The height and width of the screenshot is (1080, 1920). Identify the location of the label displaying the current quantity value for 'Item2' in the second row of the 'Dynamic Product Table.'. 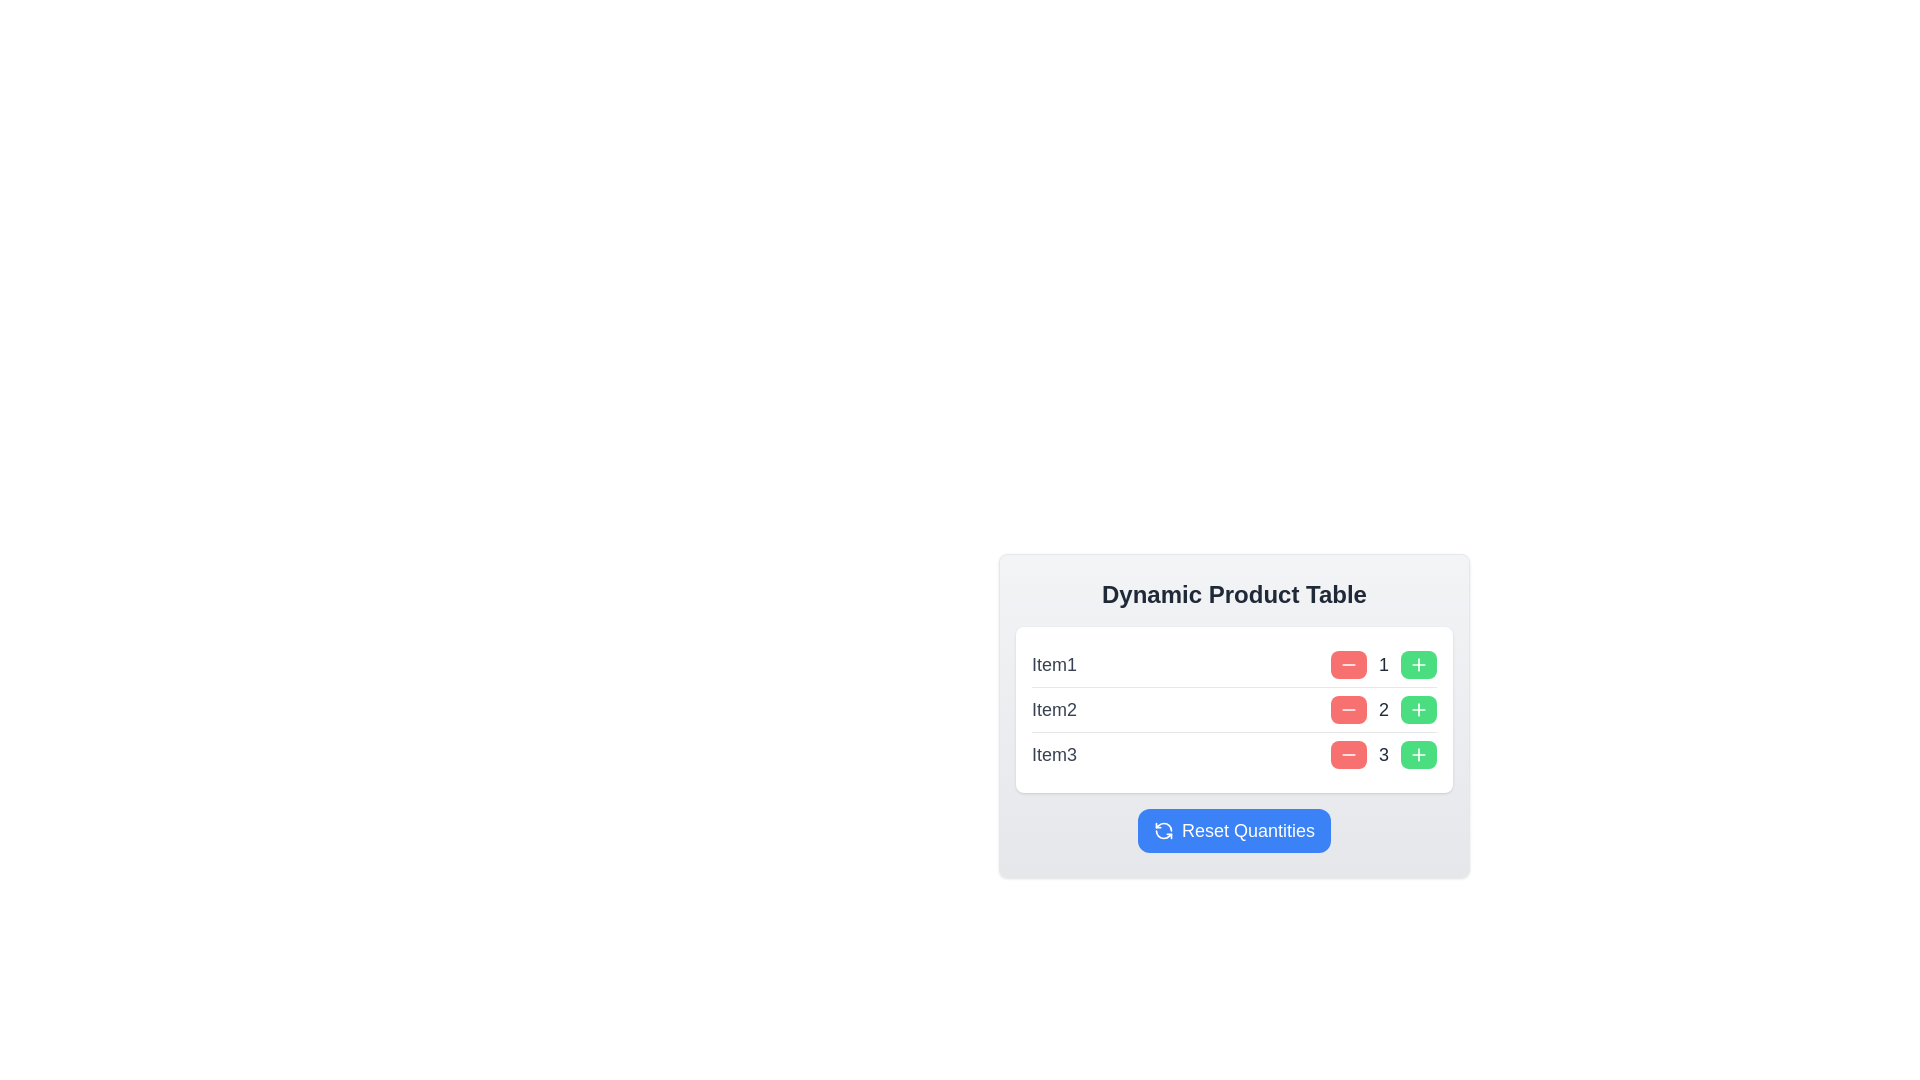
(1382, 708).